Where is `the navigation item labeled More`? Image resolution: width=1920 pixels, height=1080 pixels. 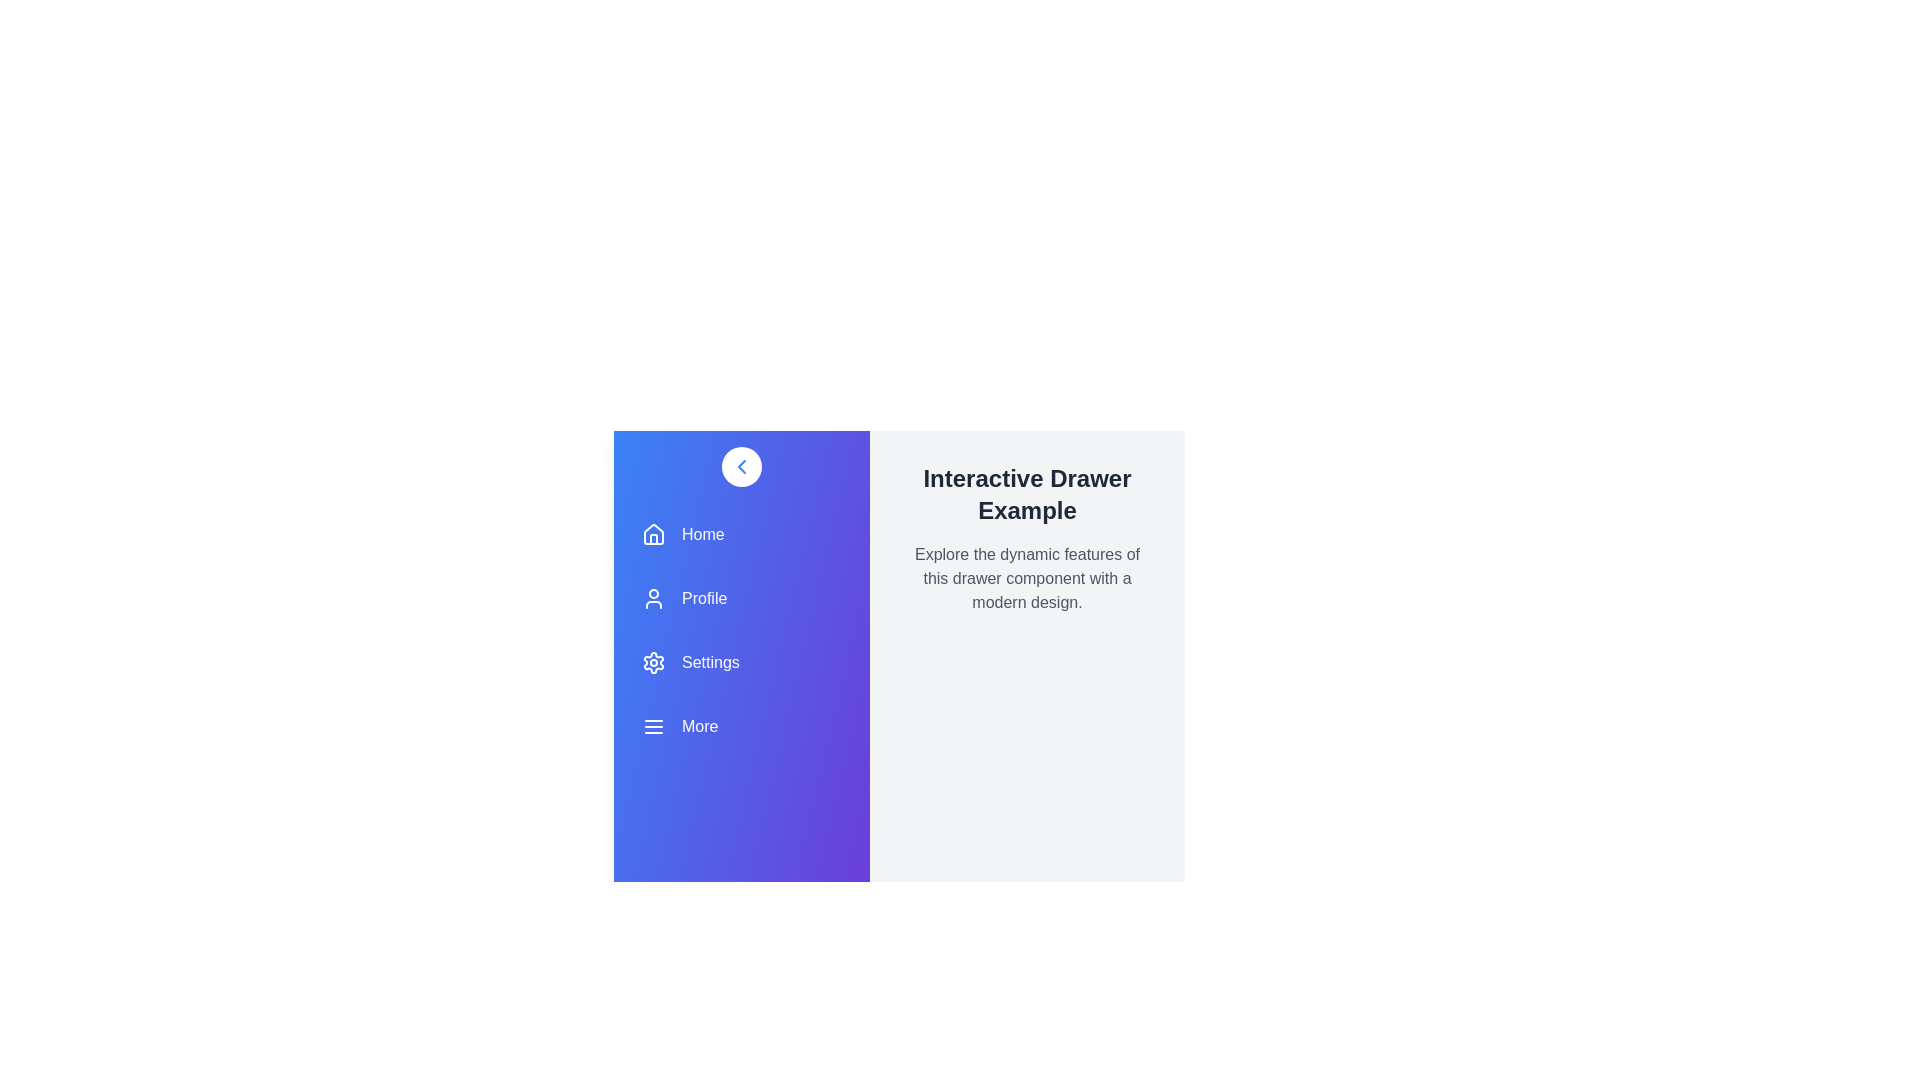
the navigation item labeled More is located at coordinates (741, 726).